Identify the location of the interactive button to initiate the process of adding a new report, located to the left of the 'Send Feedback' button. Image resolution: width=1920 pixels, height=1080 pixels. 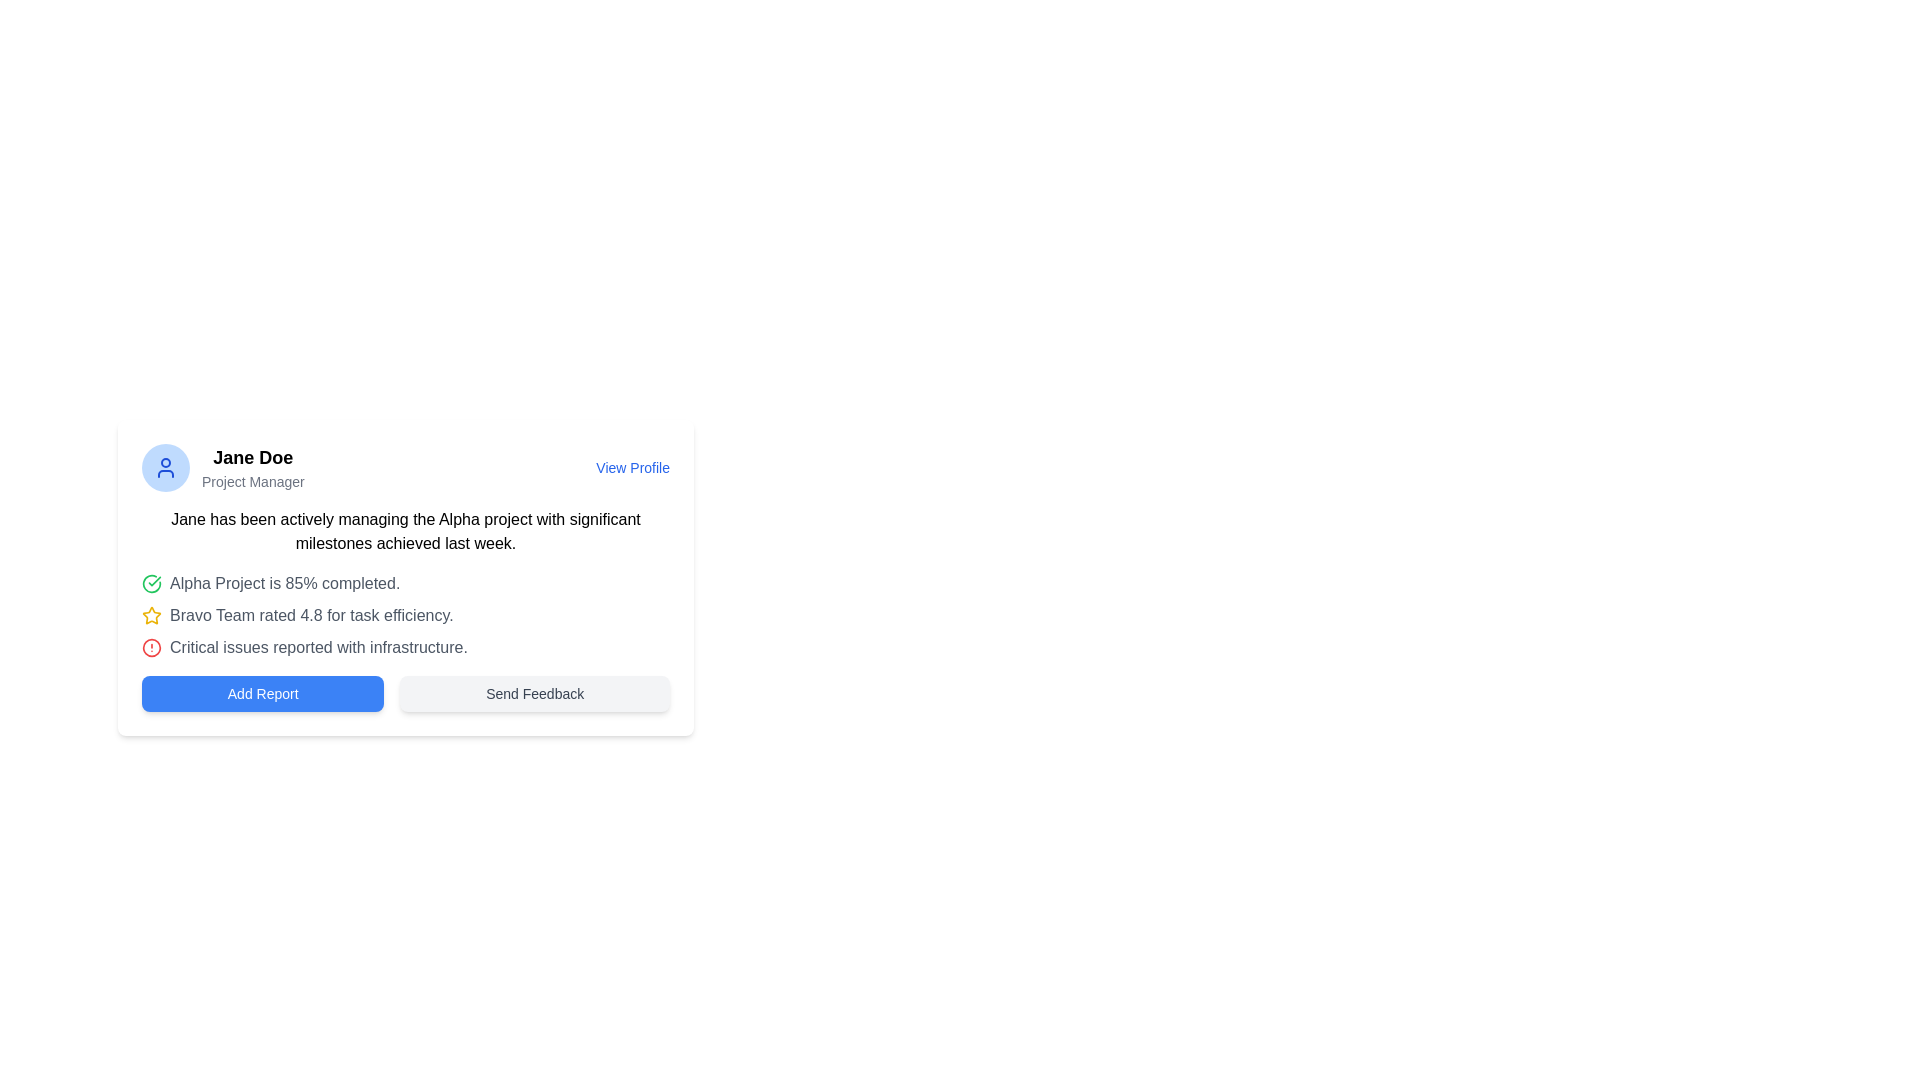
(262, 693).